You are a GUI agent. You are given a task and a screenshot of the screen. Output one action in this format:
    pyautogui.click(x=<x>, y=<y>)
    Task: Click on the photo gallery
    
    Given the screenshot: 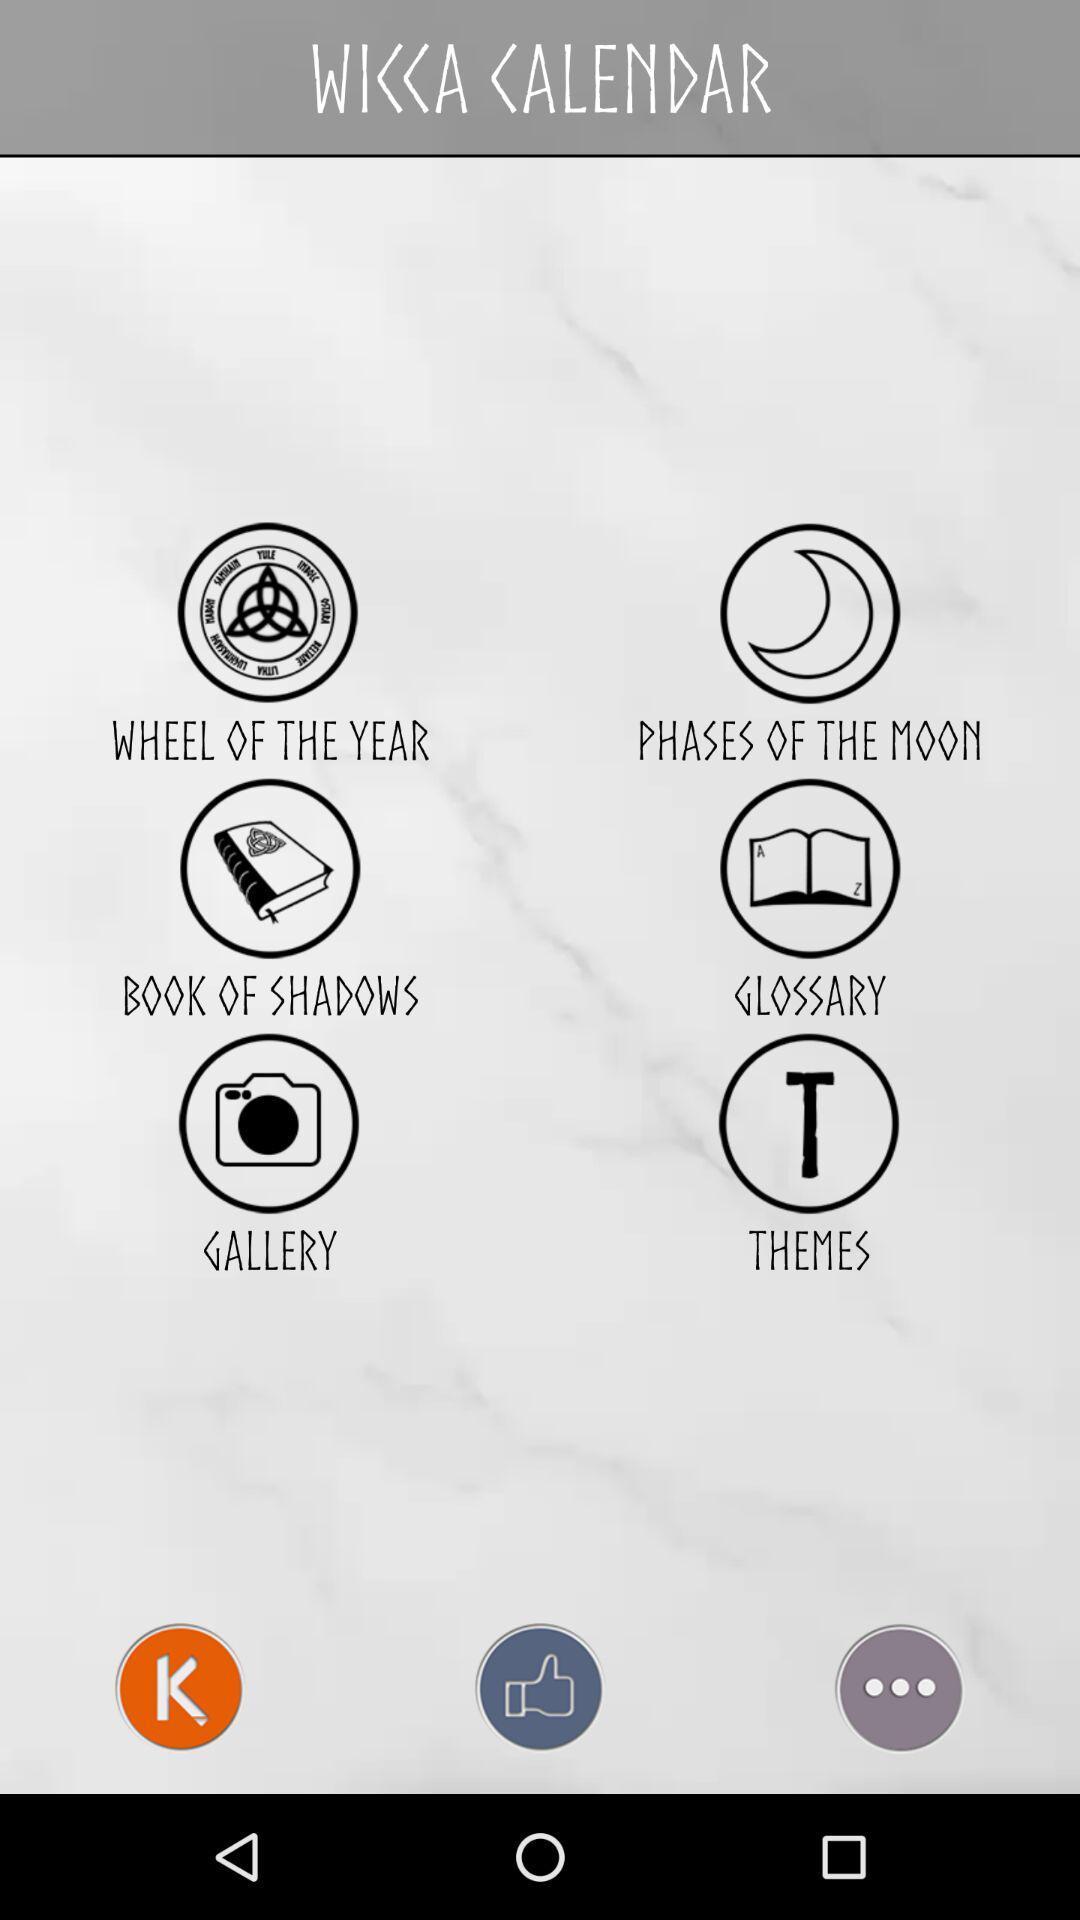 What is the action you would take?
    pyautogui.click(x=268, y=1123)
    